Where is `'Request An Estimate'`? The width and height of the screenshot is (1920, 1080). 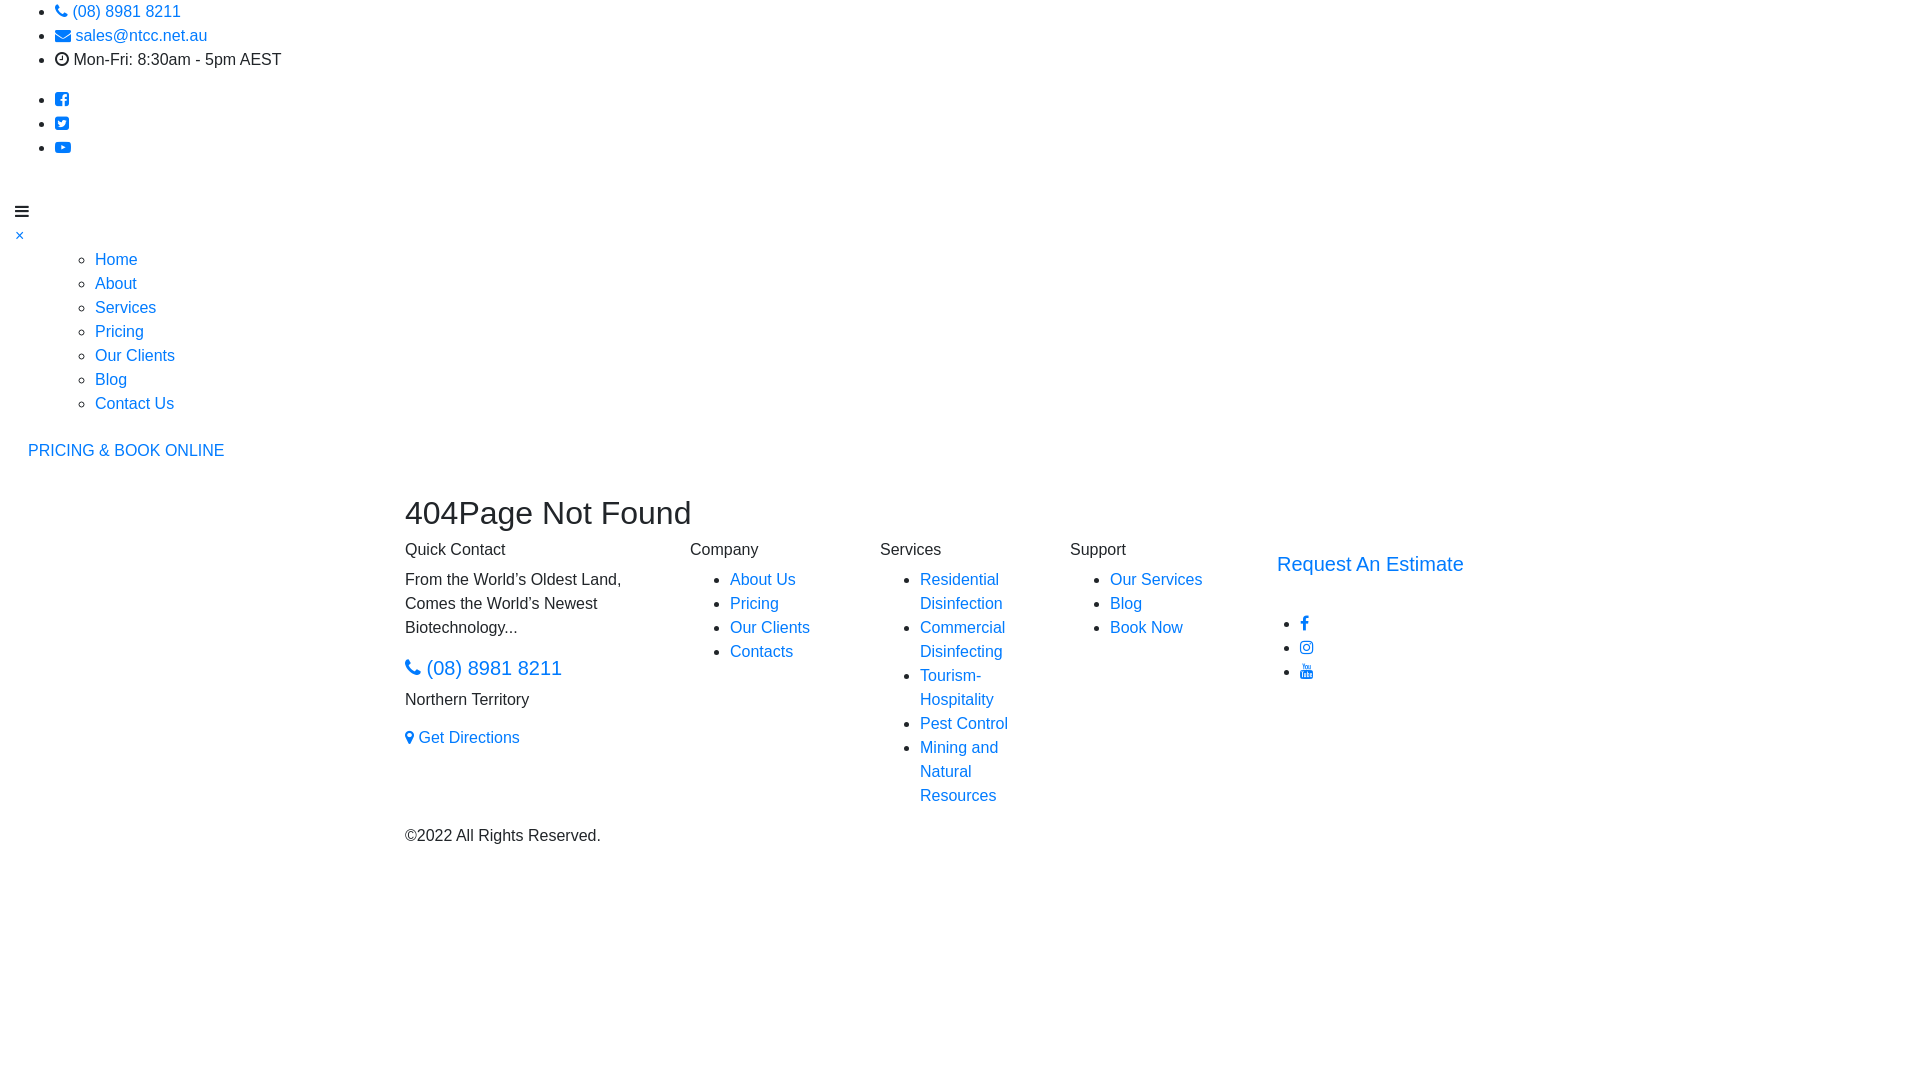
'Request An Estimate' is located at coordinates (1369, 563).